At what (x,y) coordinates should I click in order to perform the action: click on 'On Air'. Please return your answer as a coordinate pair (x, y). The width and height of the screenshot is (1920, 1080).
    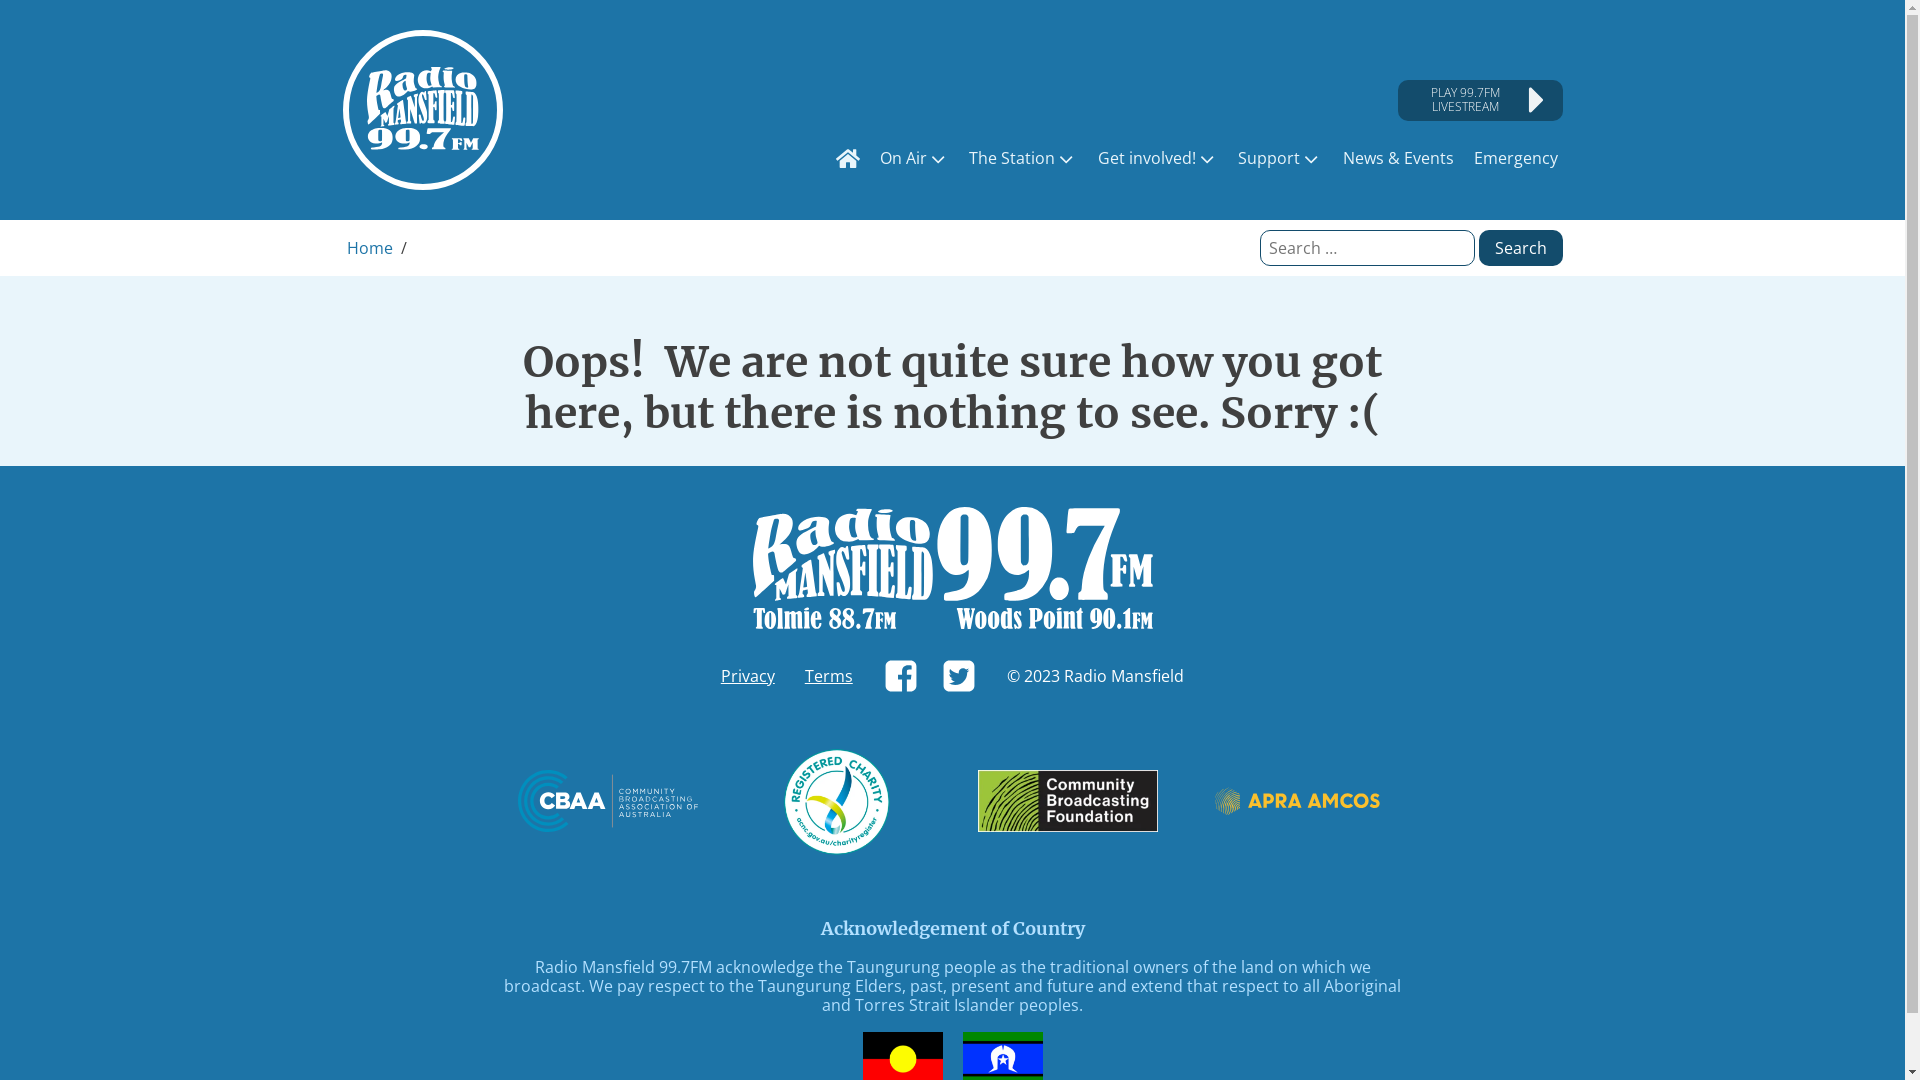
    Looking at the image, I should click on (913, 157).